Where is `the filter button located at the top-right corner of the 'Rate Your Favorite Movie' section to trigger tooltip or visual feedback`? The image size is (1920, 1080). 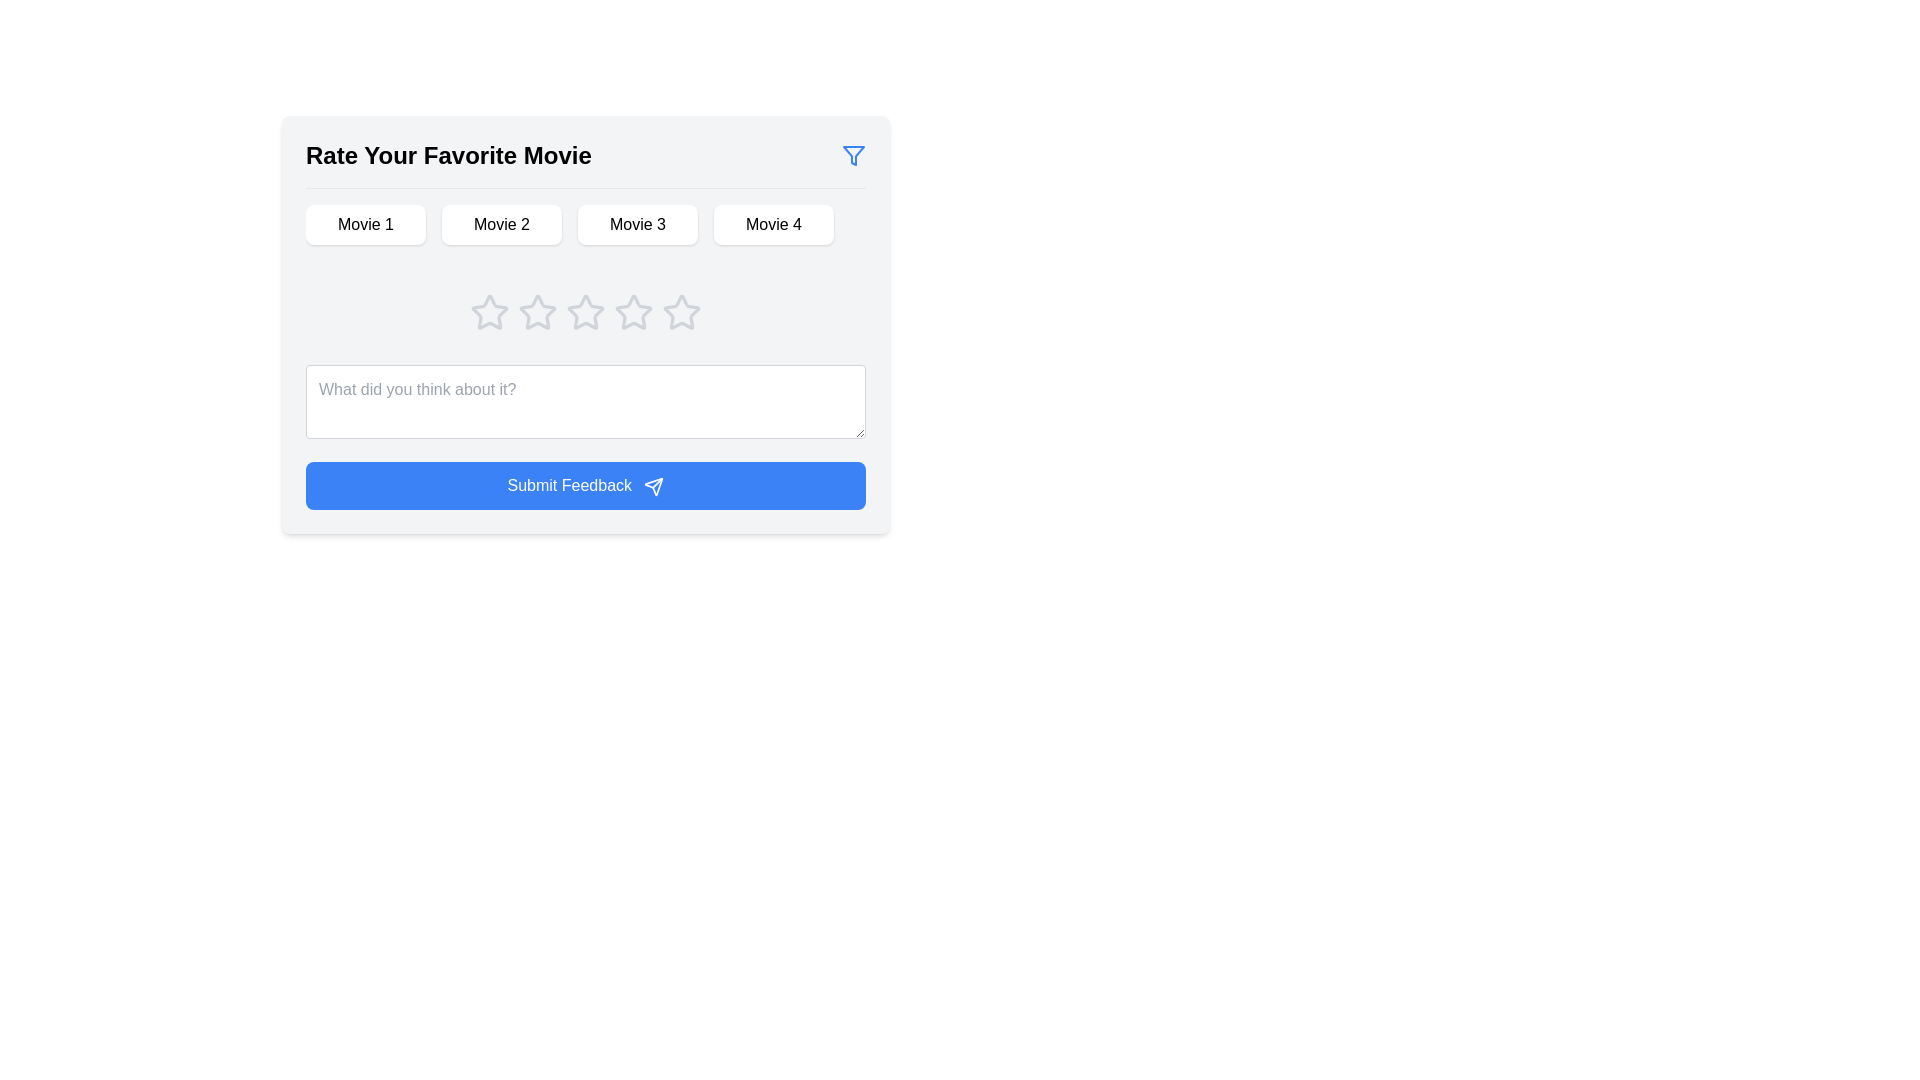
the filter button located at the top-right corner of the 'Rate Your Favorite Movie' section to trigger tooltip or visual feedback is located at coordinates (854, 154).